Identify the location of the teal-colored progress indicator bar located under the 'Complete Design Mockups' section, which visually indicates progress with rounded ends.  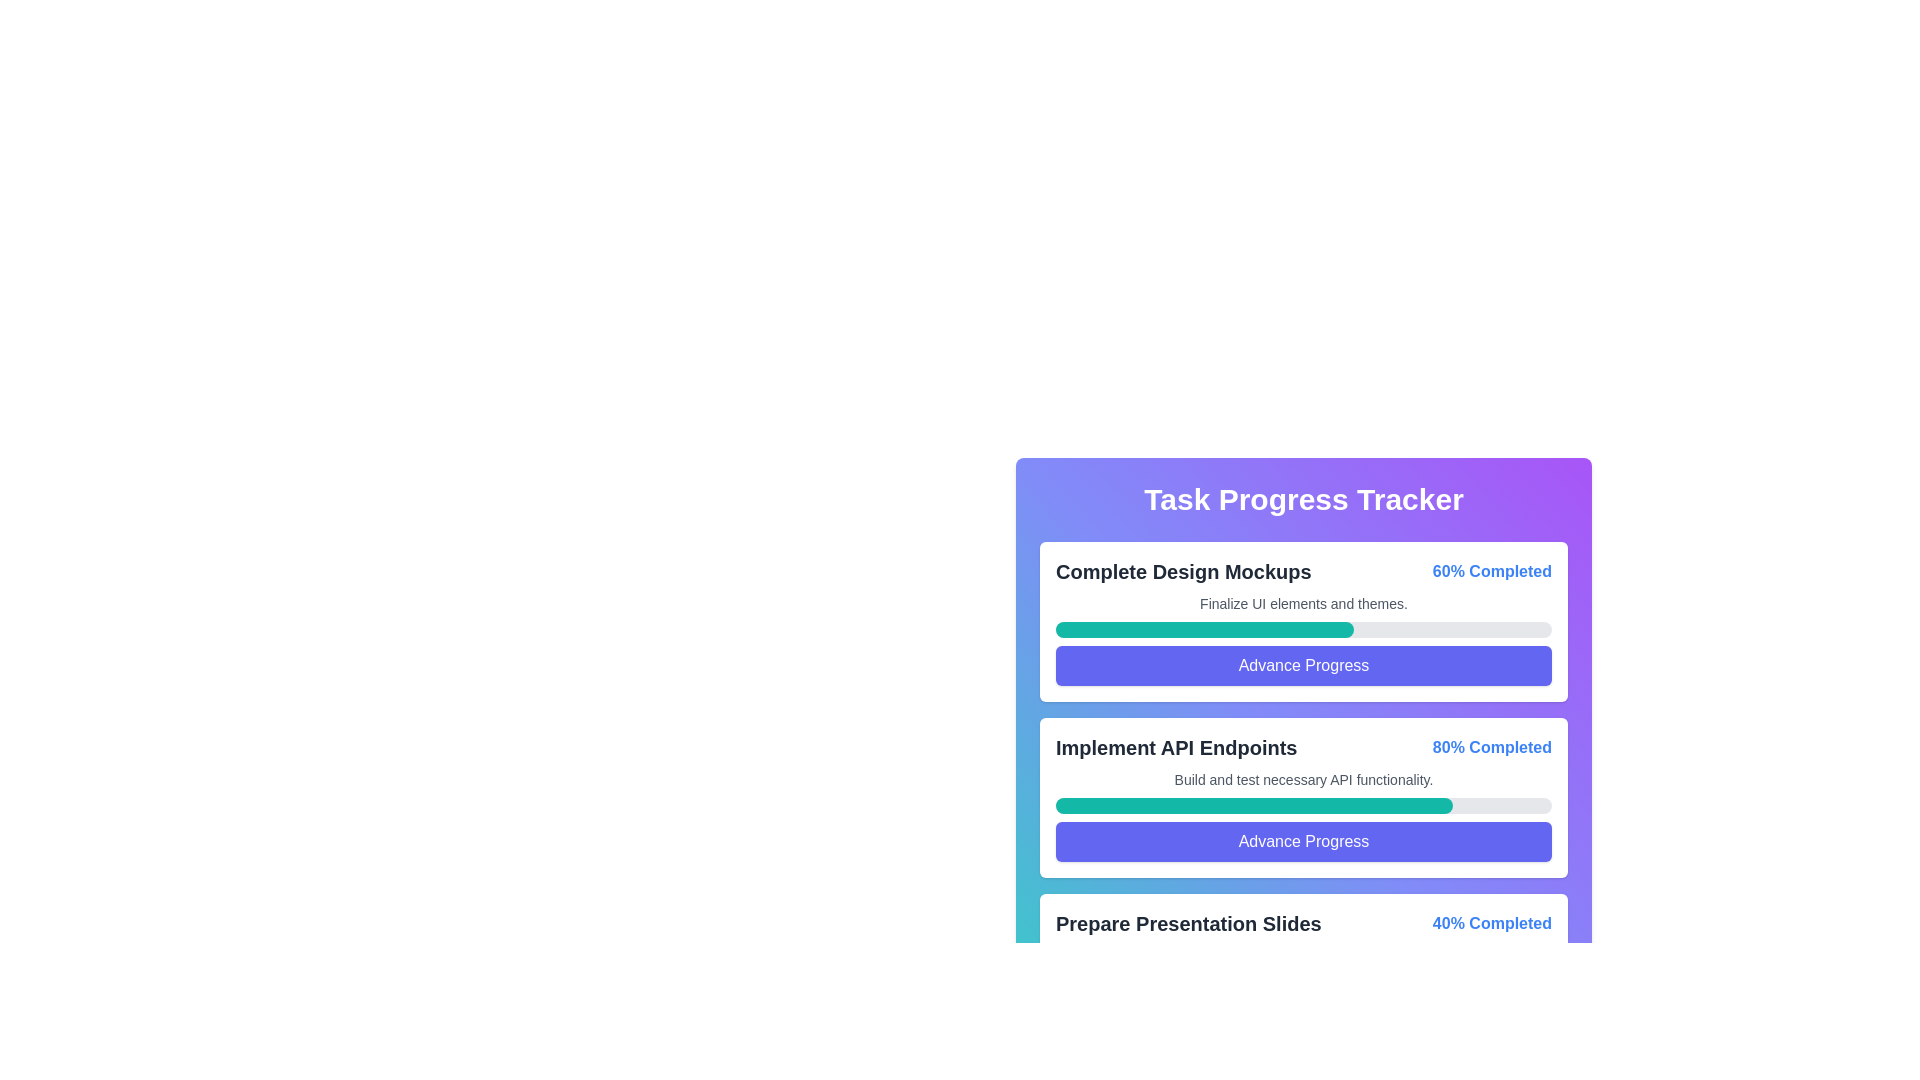
(1203, 628).